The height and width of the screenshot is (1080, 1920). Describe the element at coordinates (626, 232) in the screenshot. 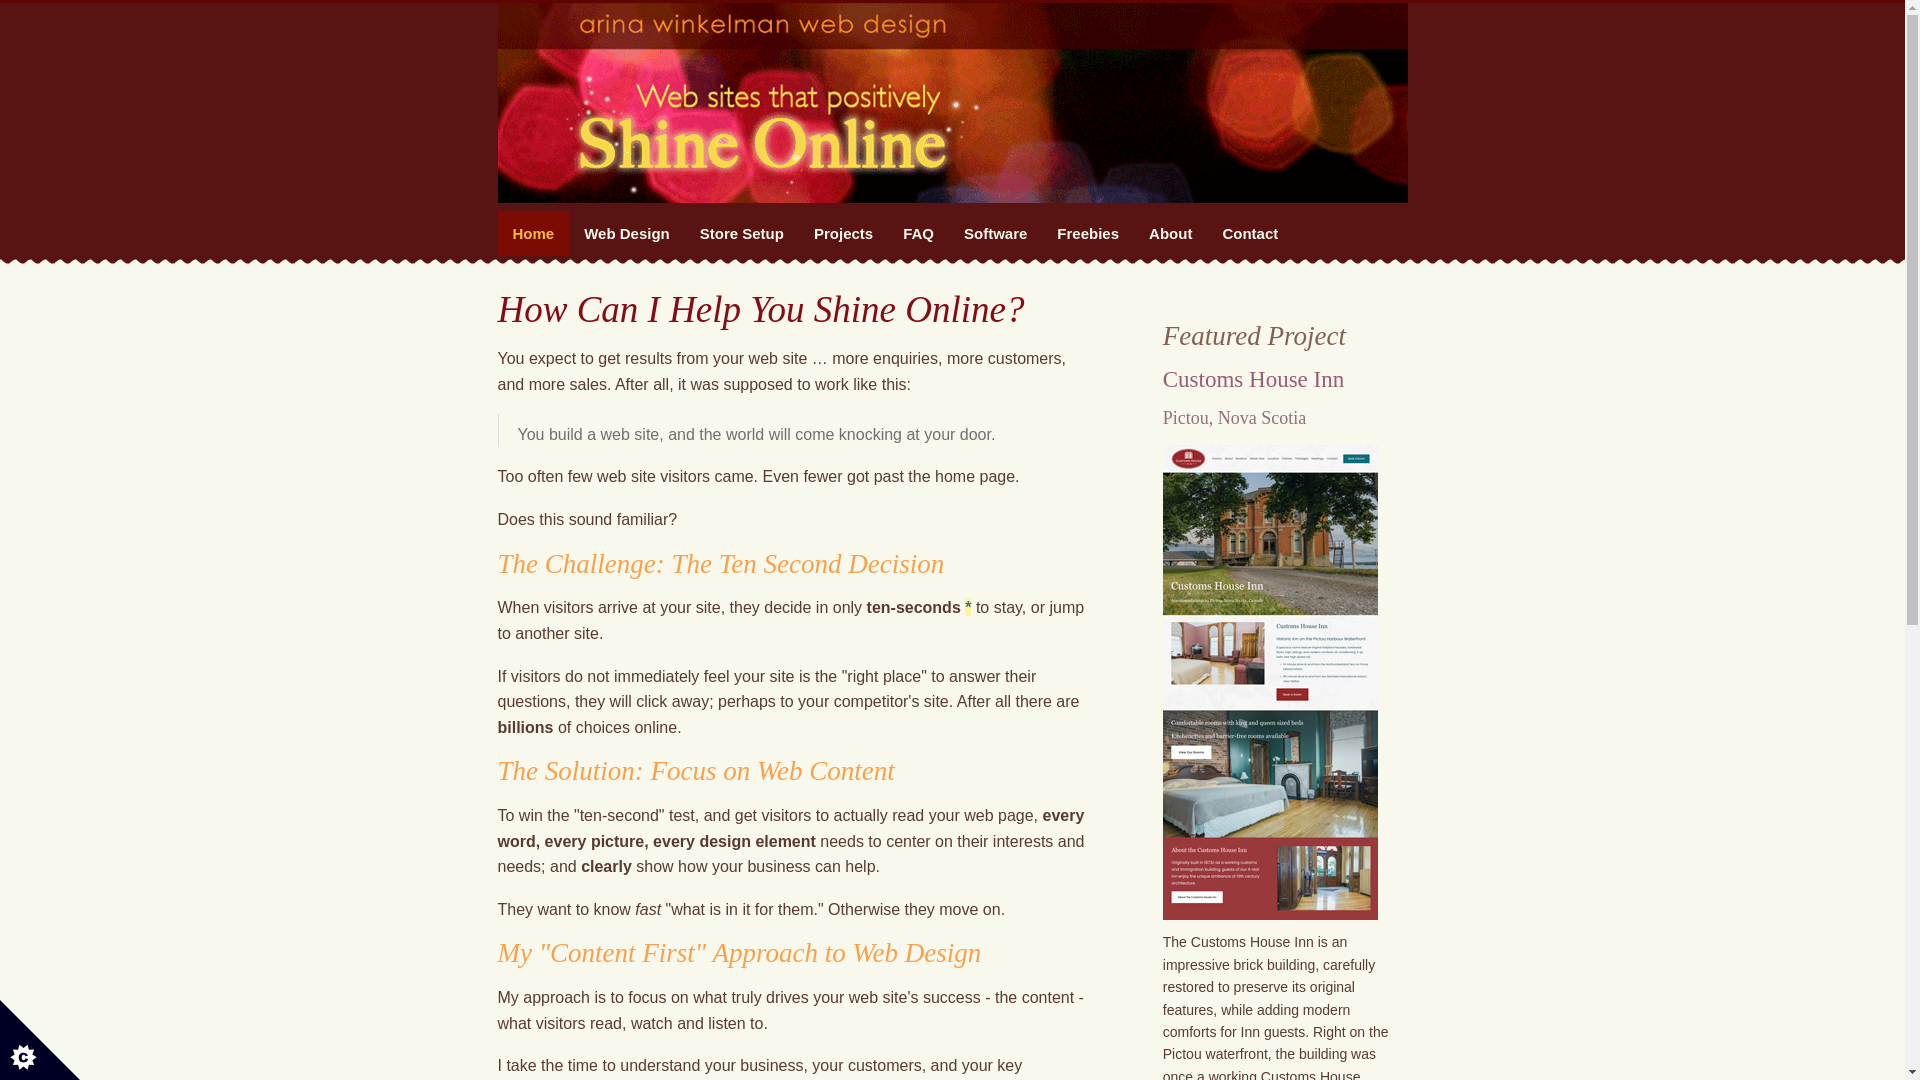

I see `'Web Design'` at that location.